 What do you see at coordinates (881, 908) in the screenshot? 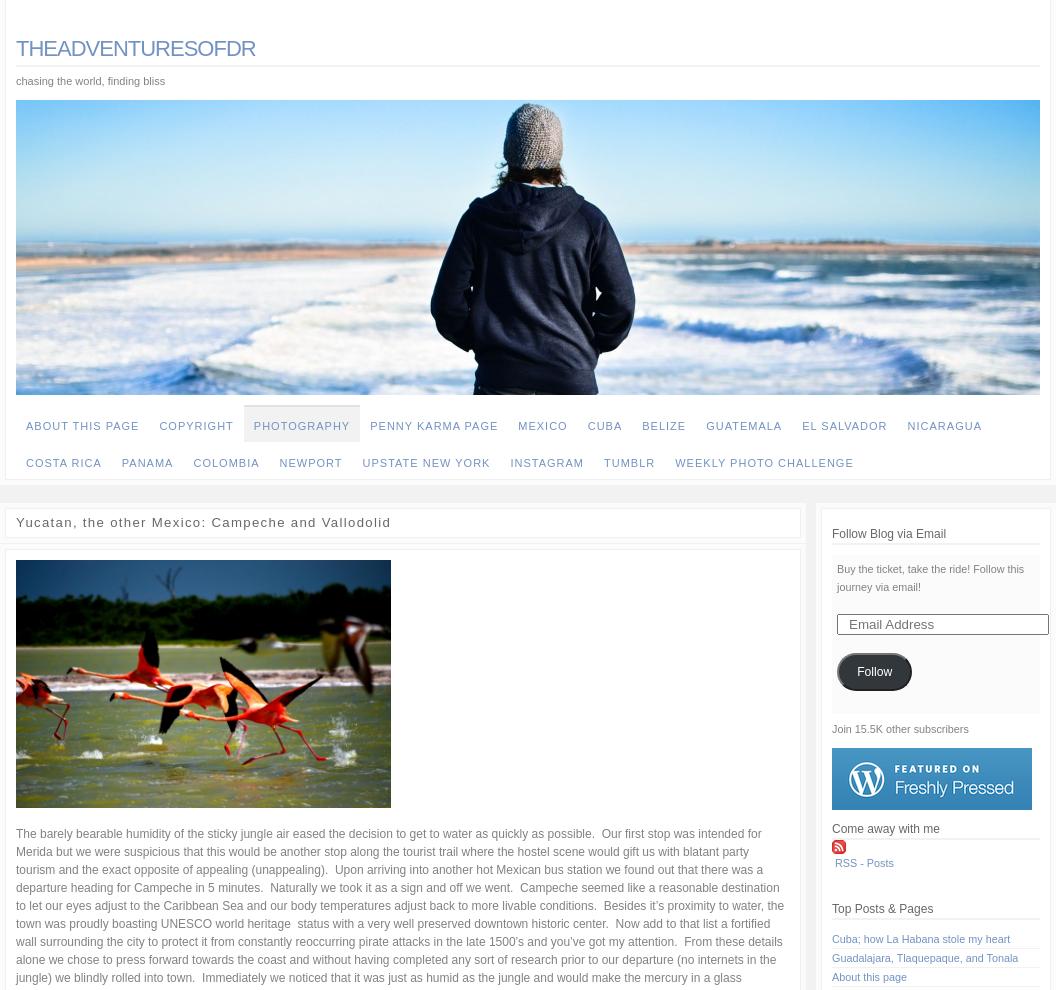
I see `'Top Posts & Pages'` at bounding box center [881, 908].